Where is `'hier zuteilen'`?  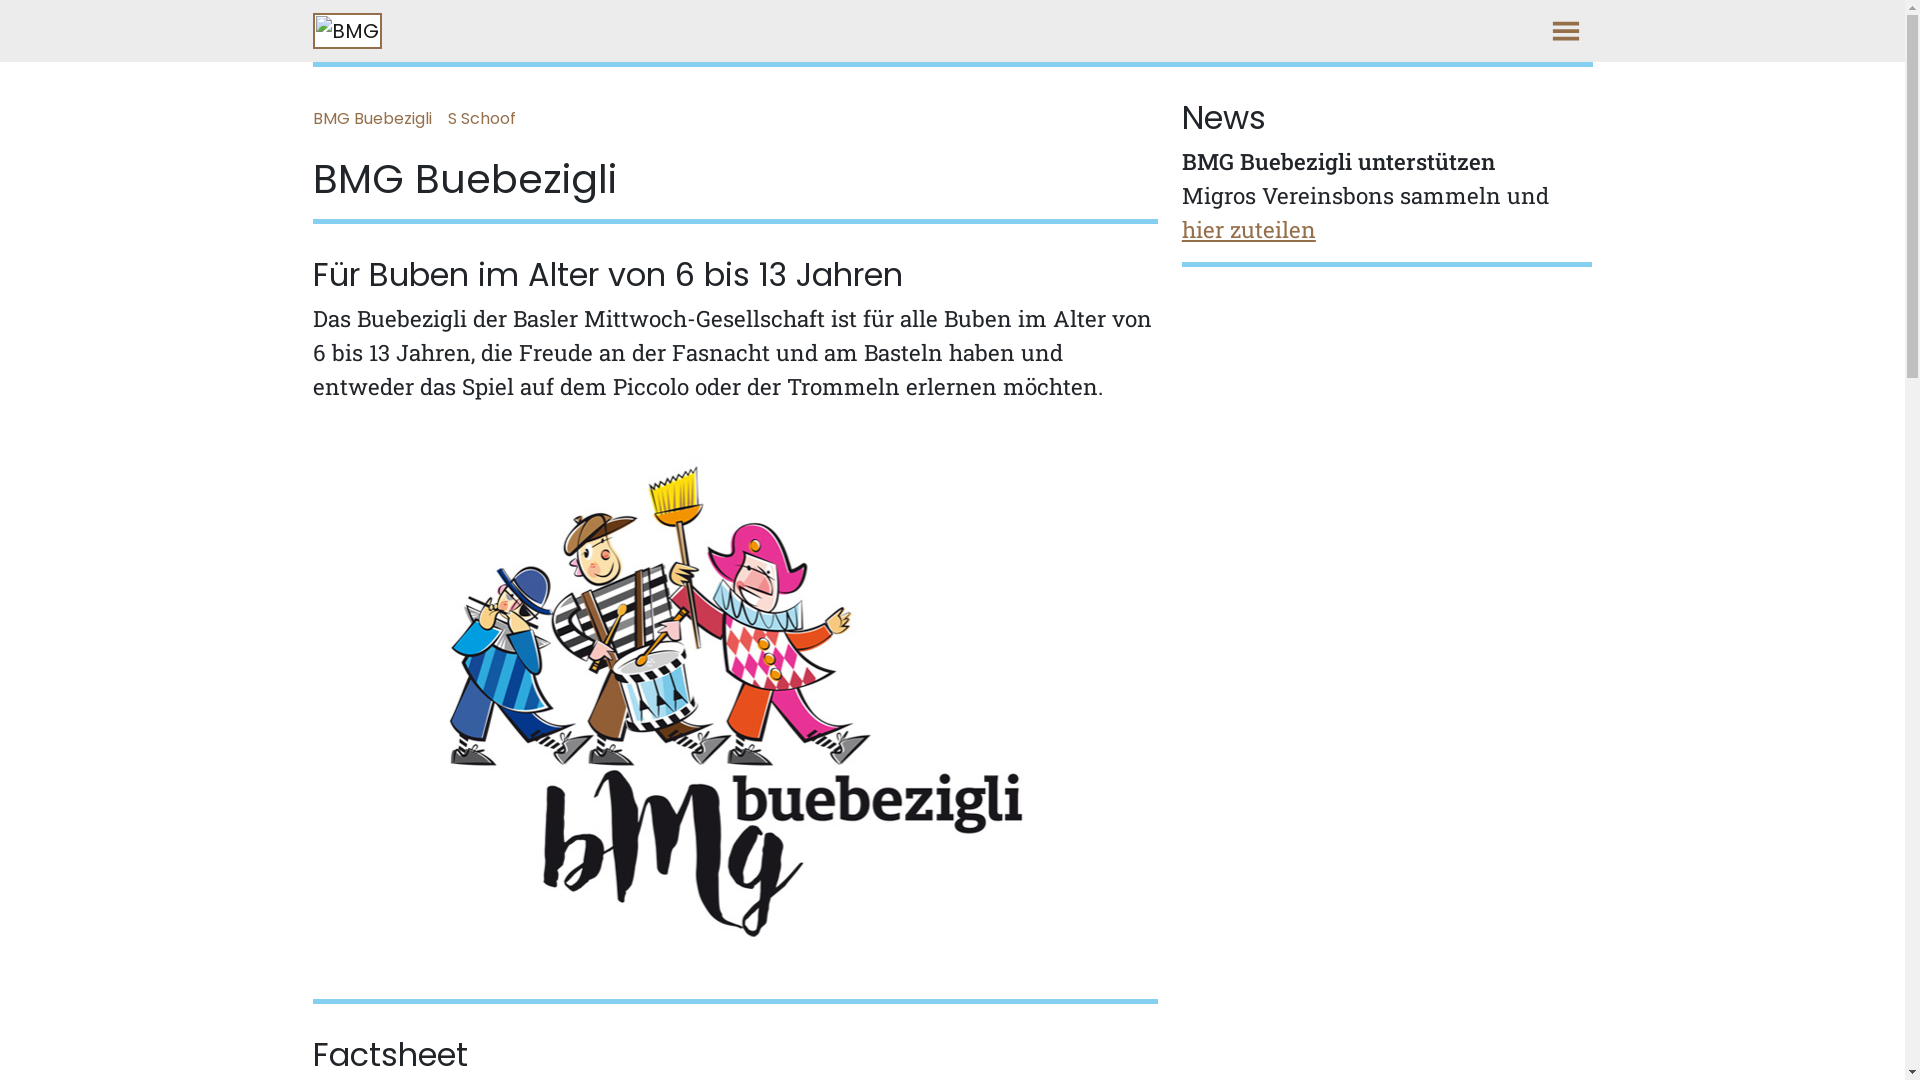 'hier zuteilen' is located at coordinates (1247, 228).